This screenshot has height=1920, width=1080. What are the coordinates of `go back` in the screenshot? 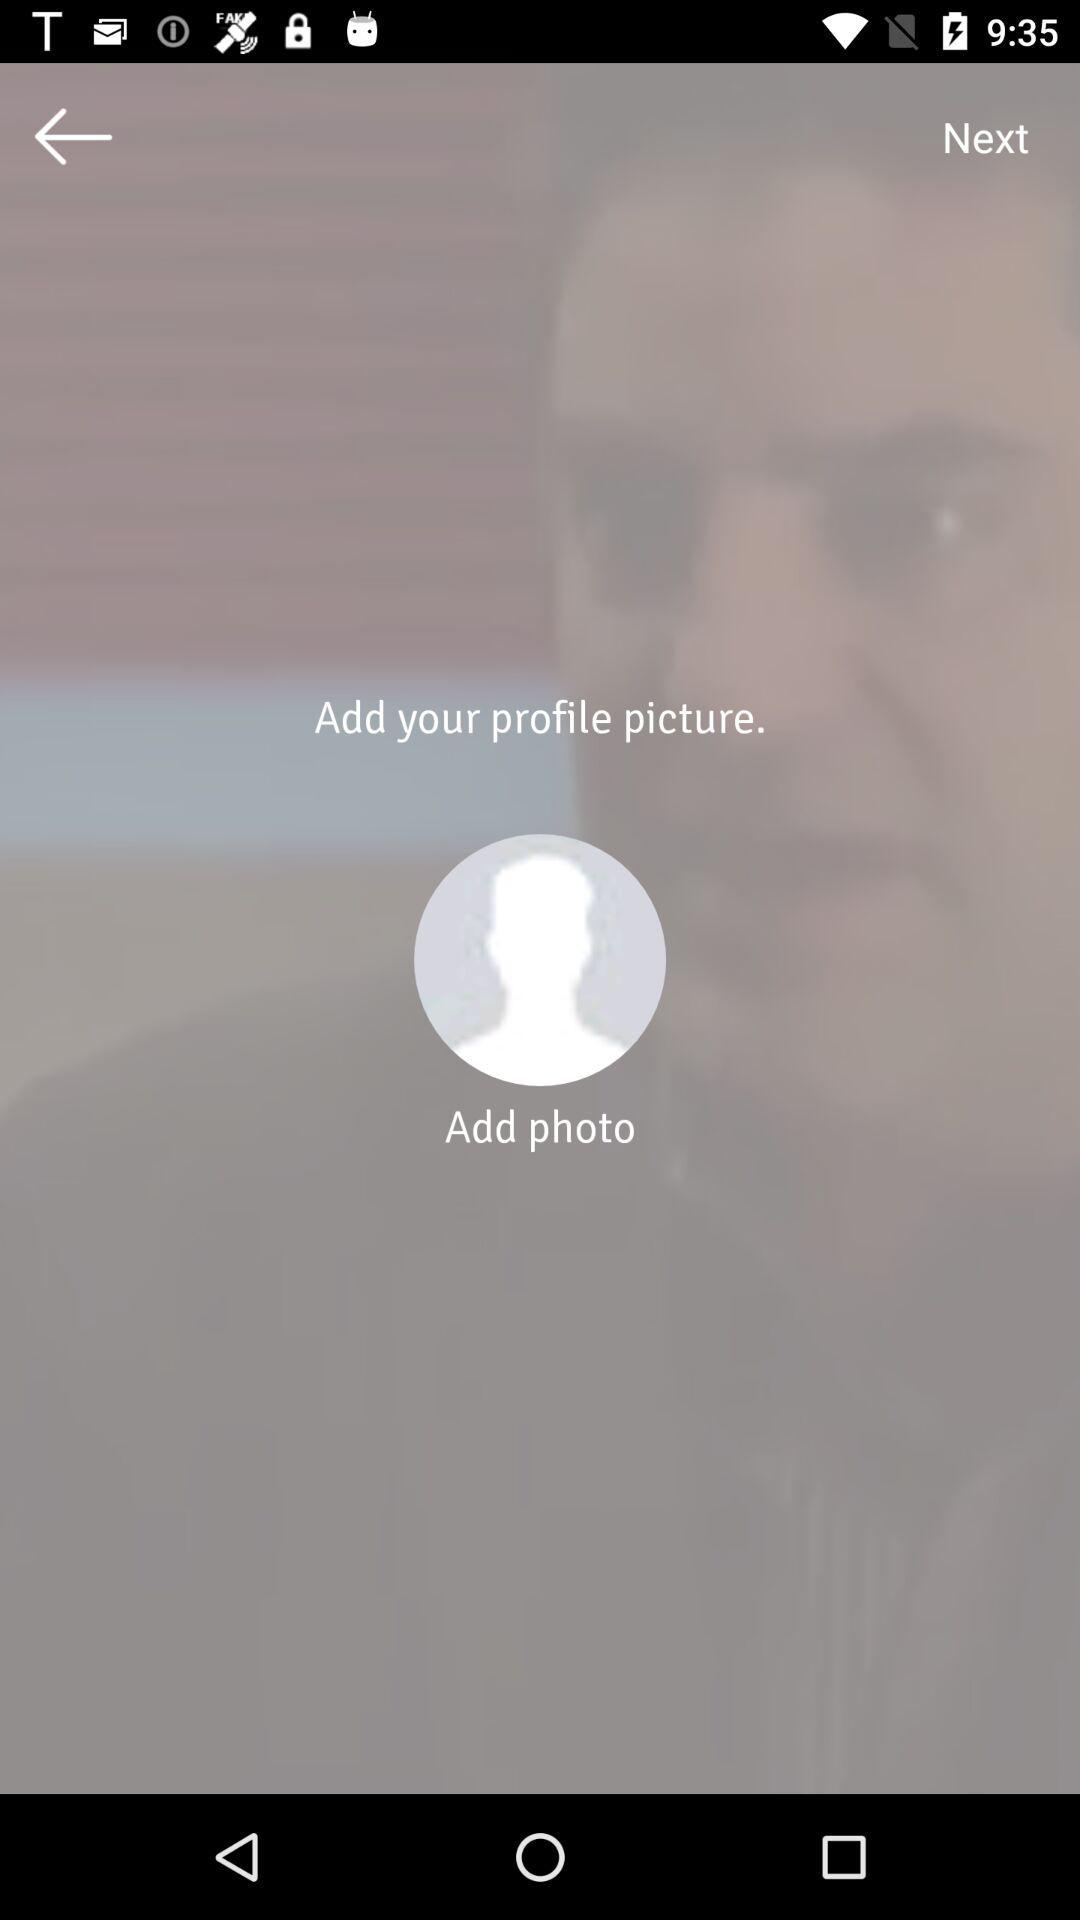 It's located at (72, 135).